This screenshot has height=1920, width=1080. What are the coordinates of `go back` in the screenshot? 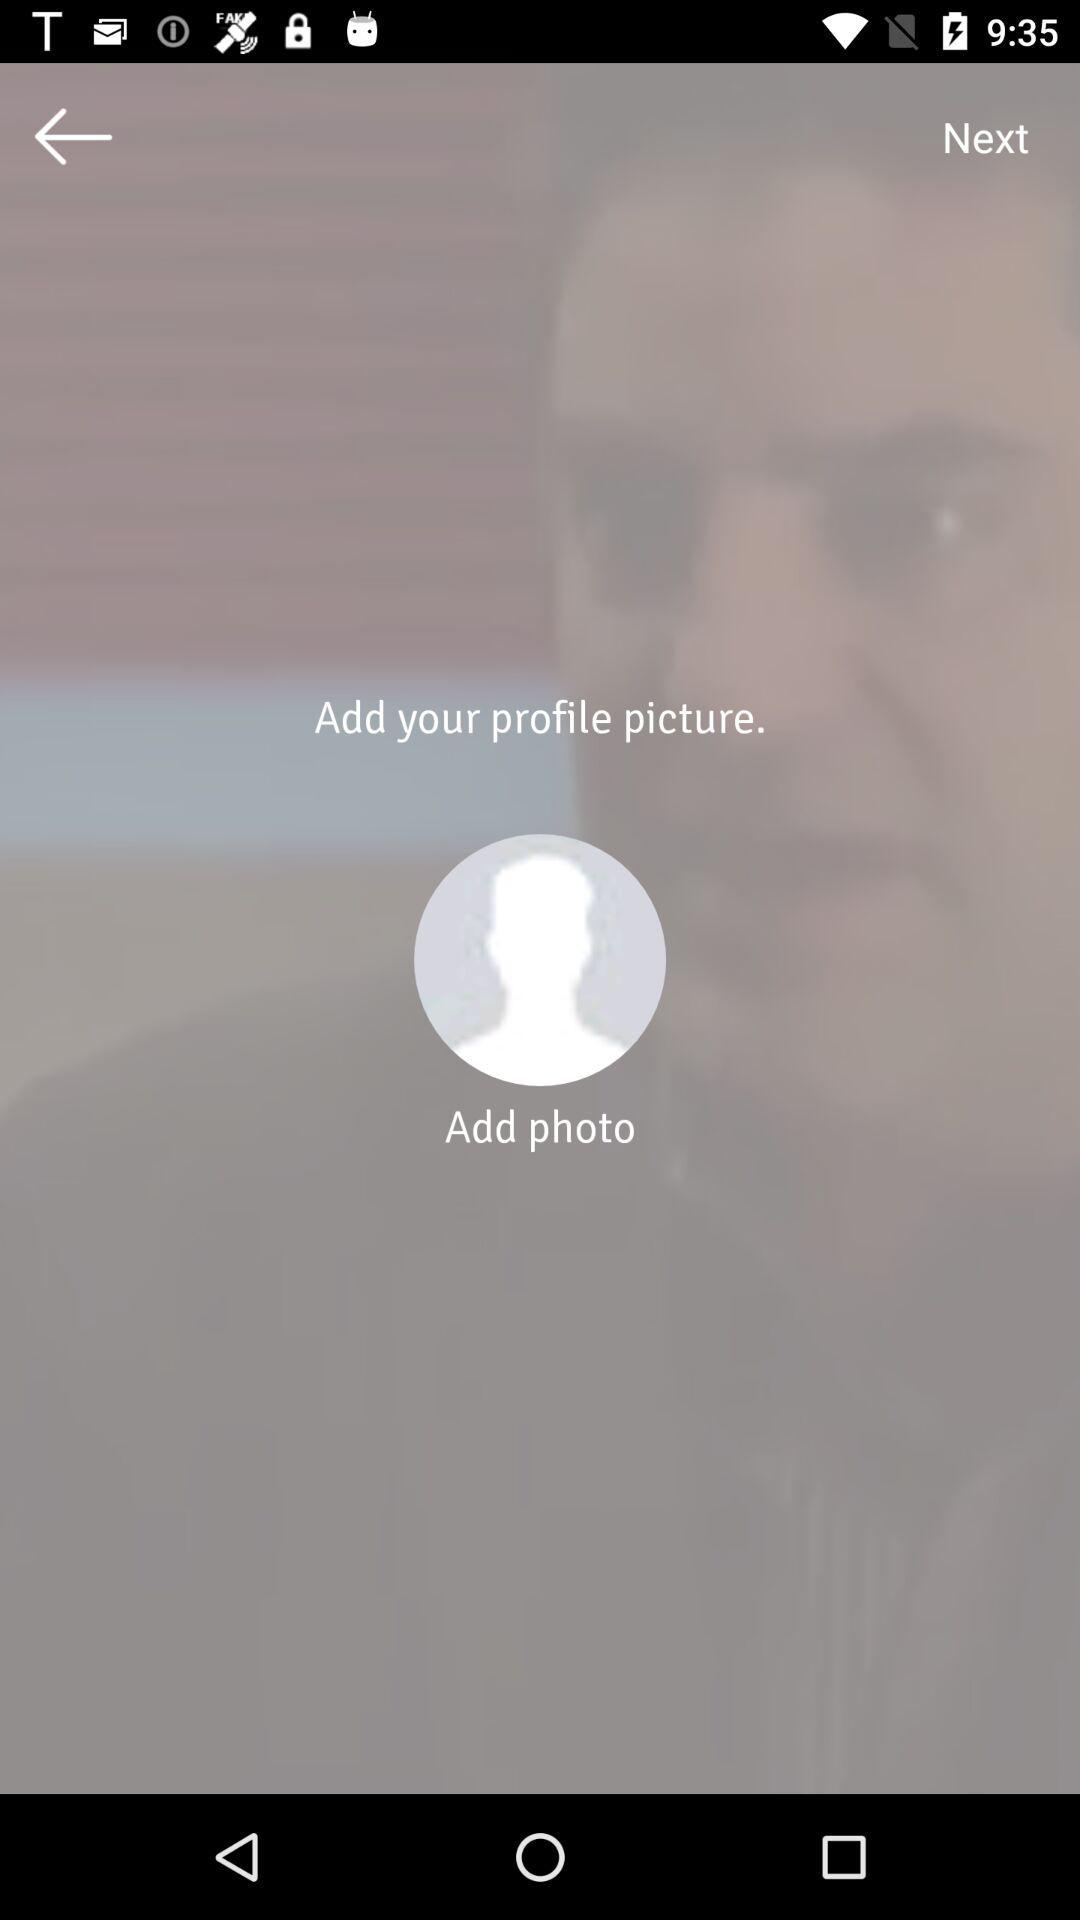 It's located at (72, 135).